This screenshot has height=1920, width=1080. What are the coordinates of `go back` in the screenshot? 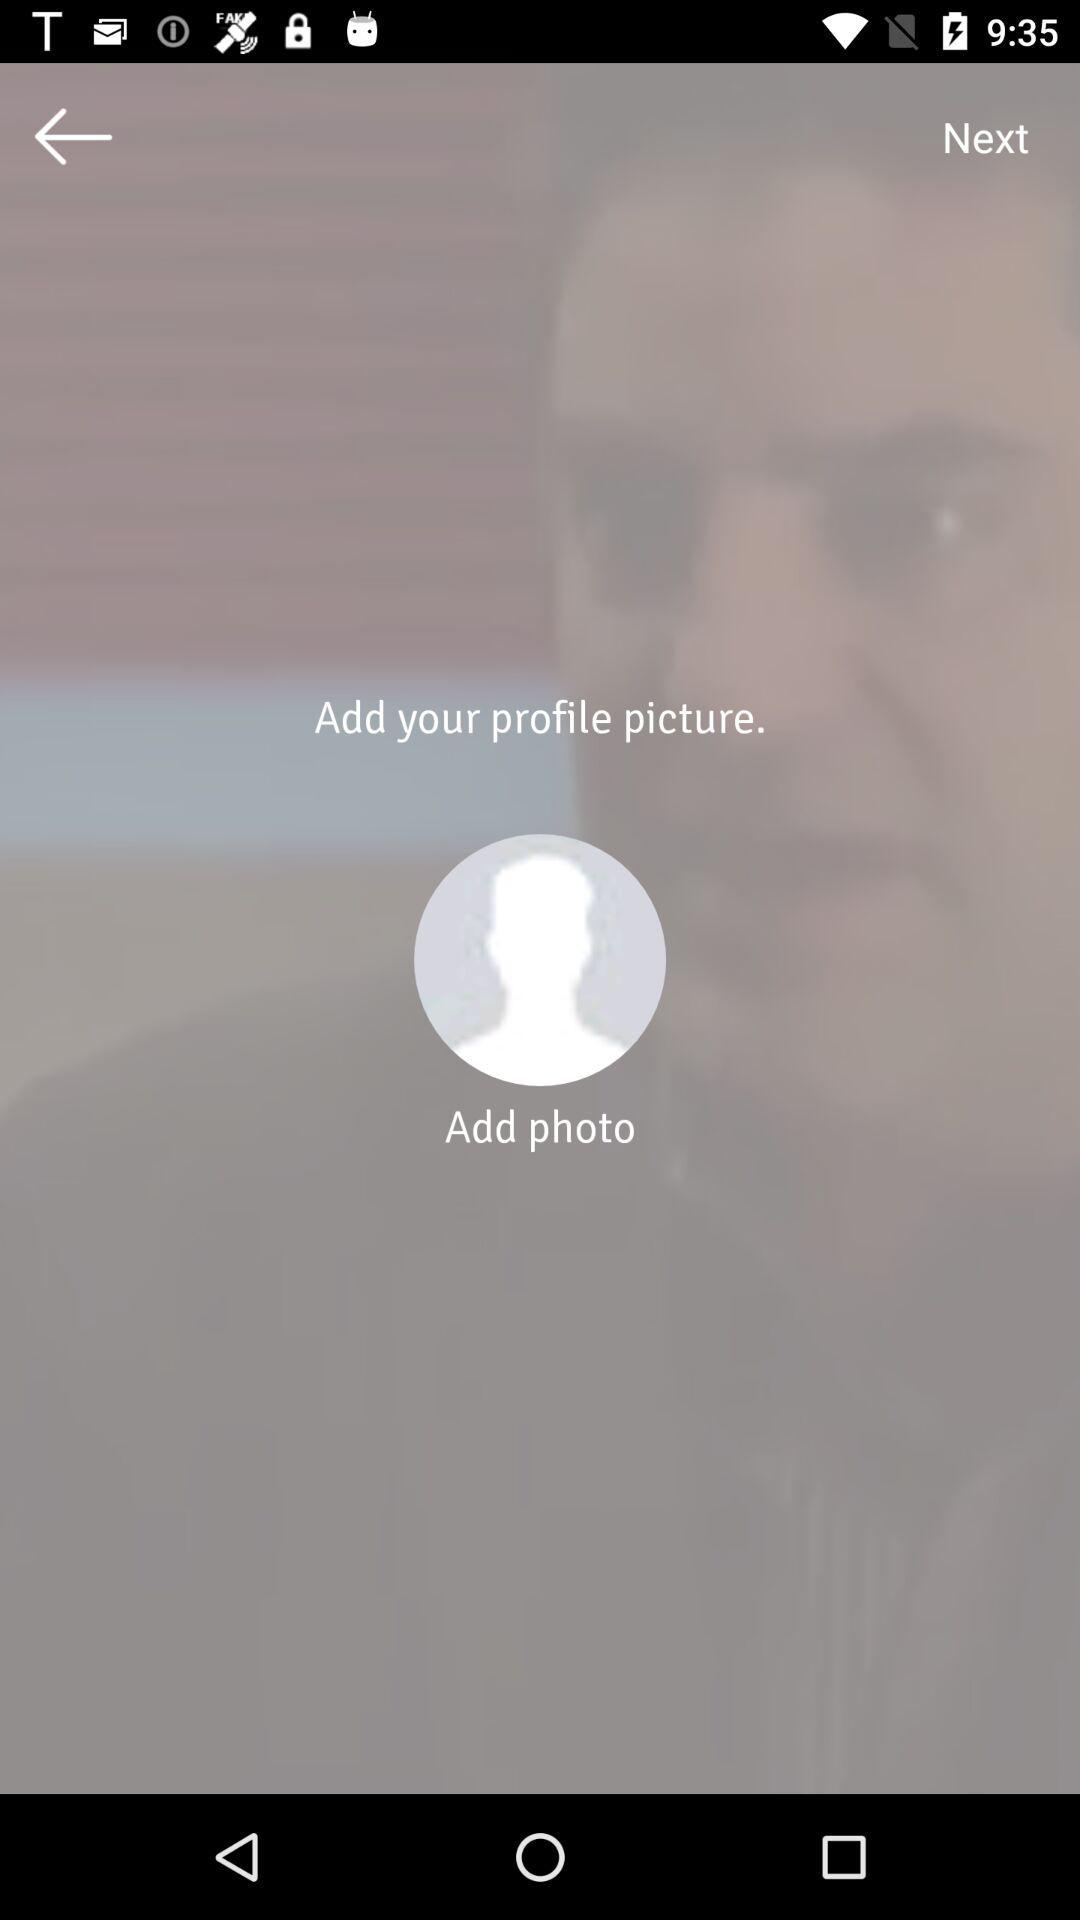 It's located at (72, 135).